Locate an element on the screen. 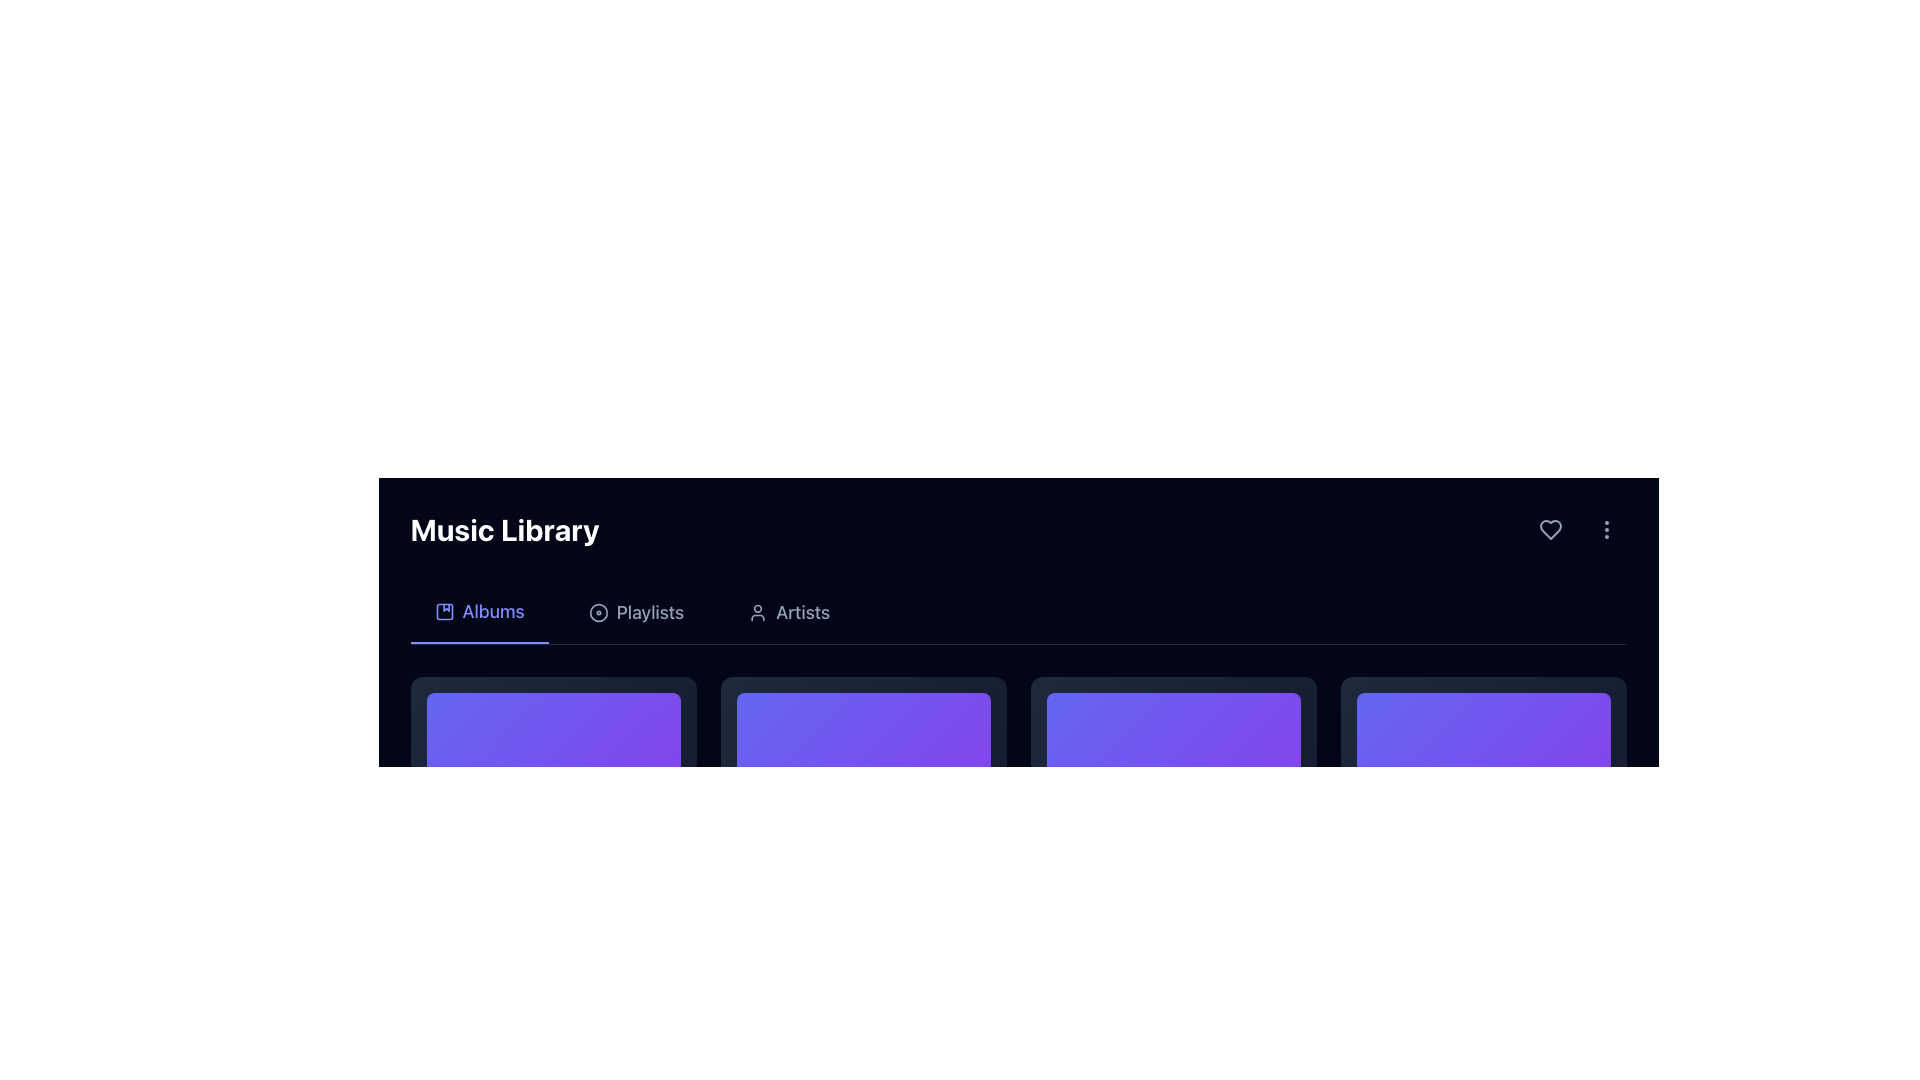 Image resolution: width=1920 pixels, height=1080 pixels. the visual contents of the Informational Display showing the rating (4.5 stars) and time duration (3:45), located below 'Dream Wave' and above a button-like icon is located at coordinates (553, 1025).